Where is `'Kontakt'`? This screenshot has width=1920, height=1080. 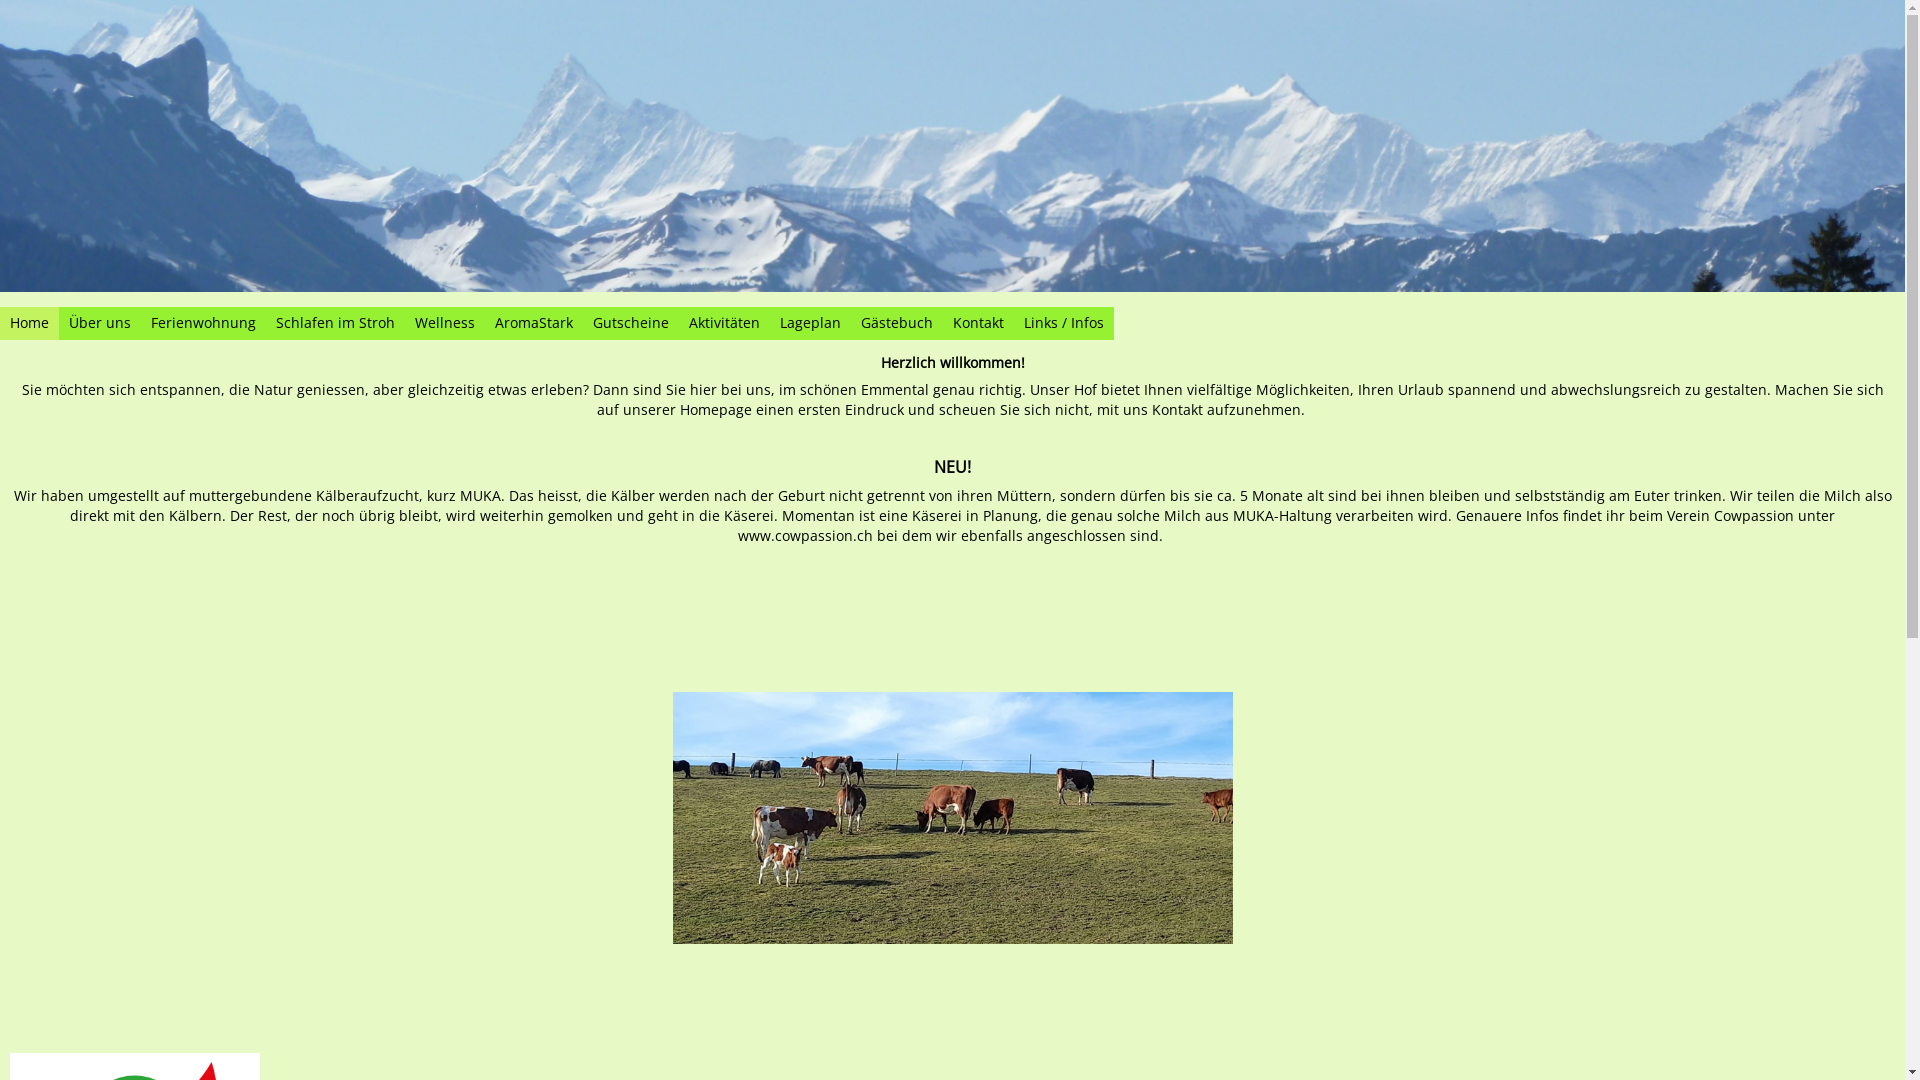 'Kontakt' is located at coordinates (978, 322).